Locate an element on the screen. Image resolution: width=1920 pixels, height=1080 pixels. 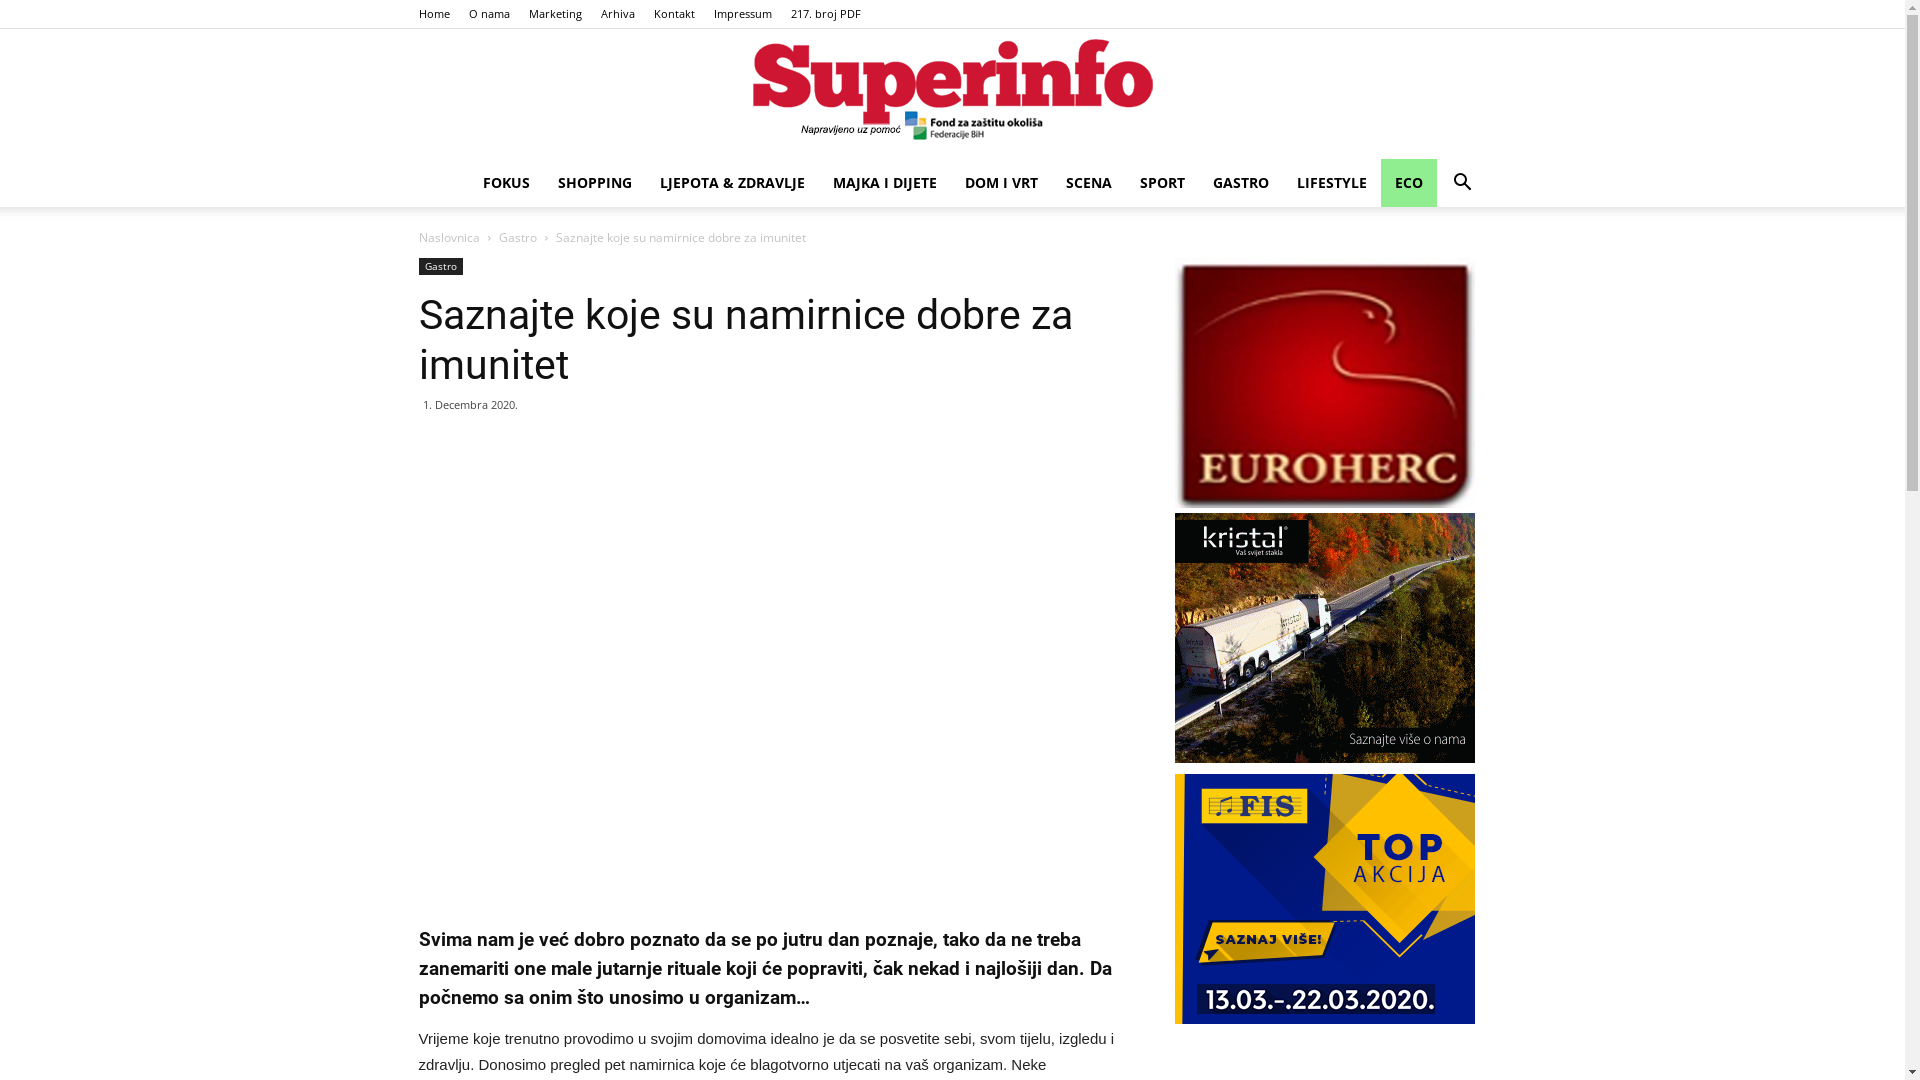
'Kontakt' is located at coordinates (674, 13).